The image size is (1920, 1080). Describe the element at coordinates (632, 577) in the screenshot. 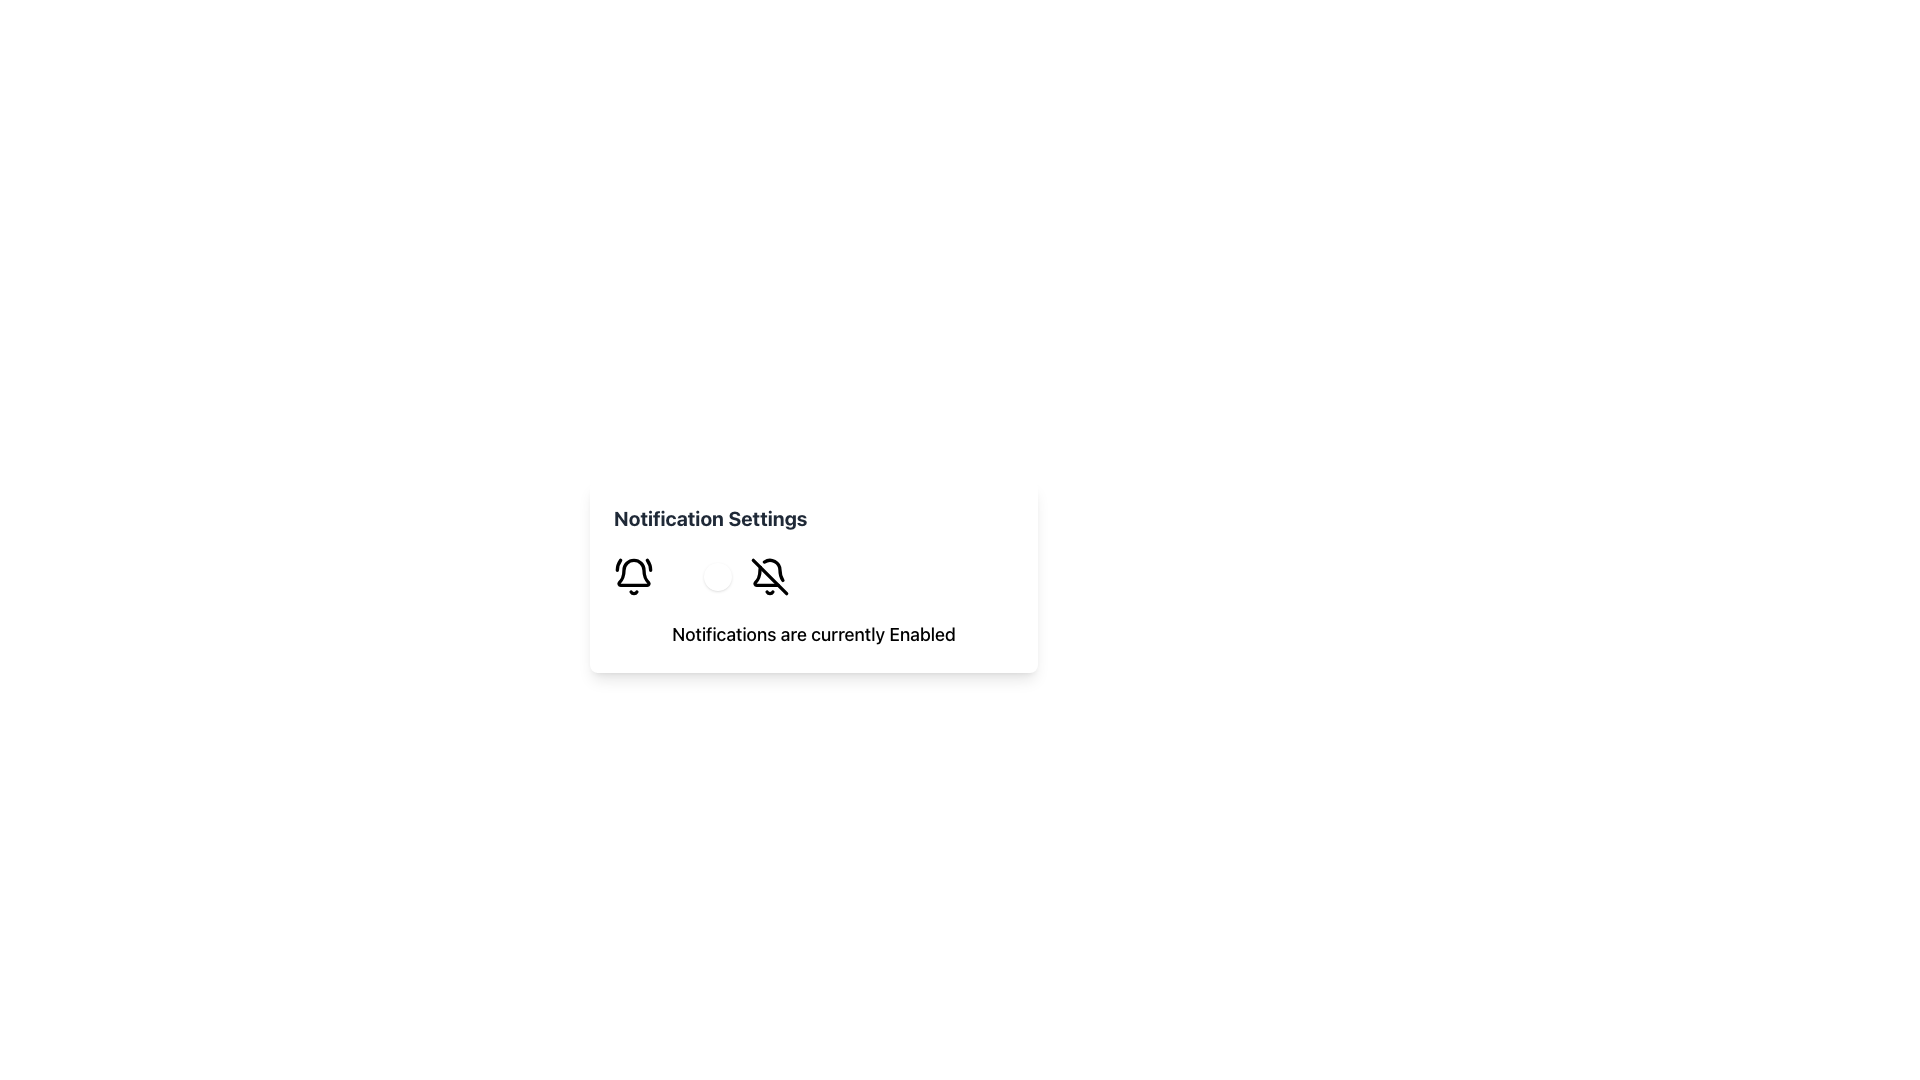

I see `the teal bell icon representing notifications, which is the first icon on the left among three components in the notification settings` at that location.